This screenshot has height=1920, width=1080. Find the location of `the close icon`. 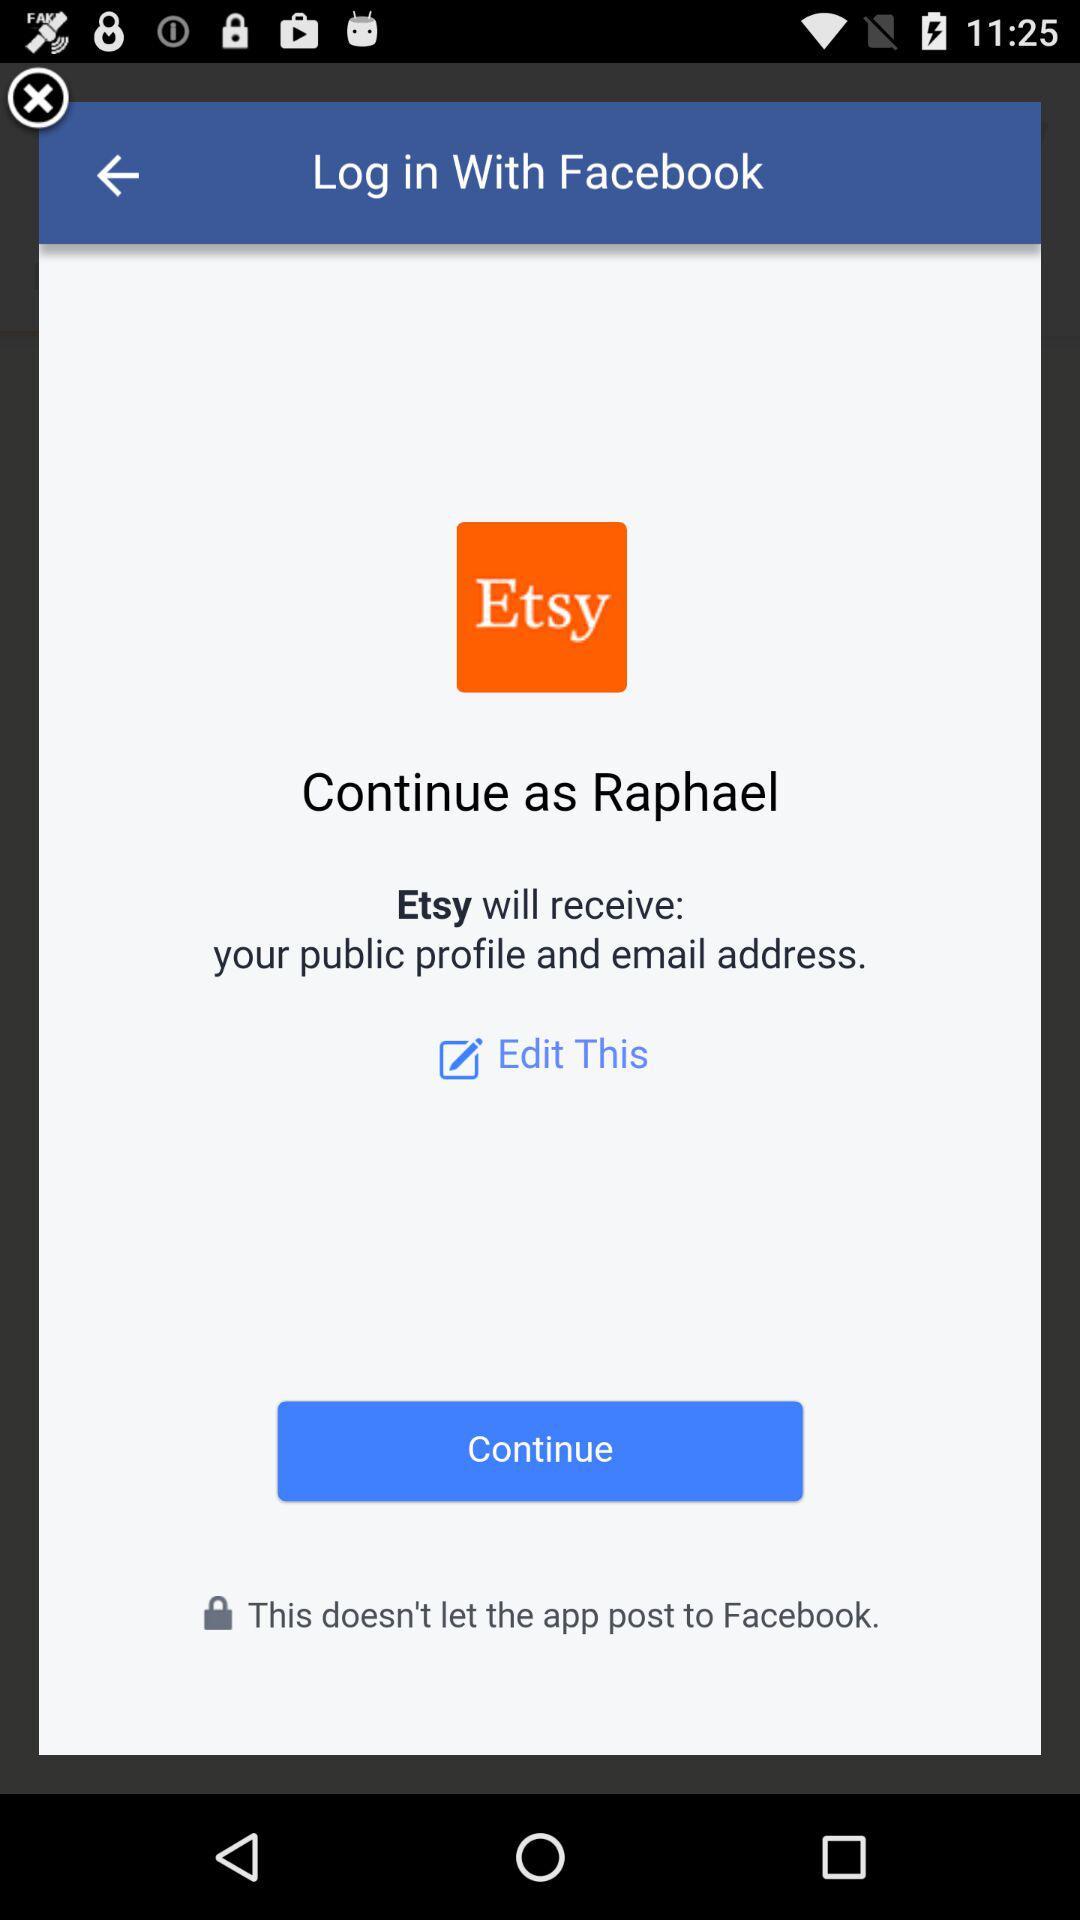

the close icon is located at coordinates (38, 107).